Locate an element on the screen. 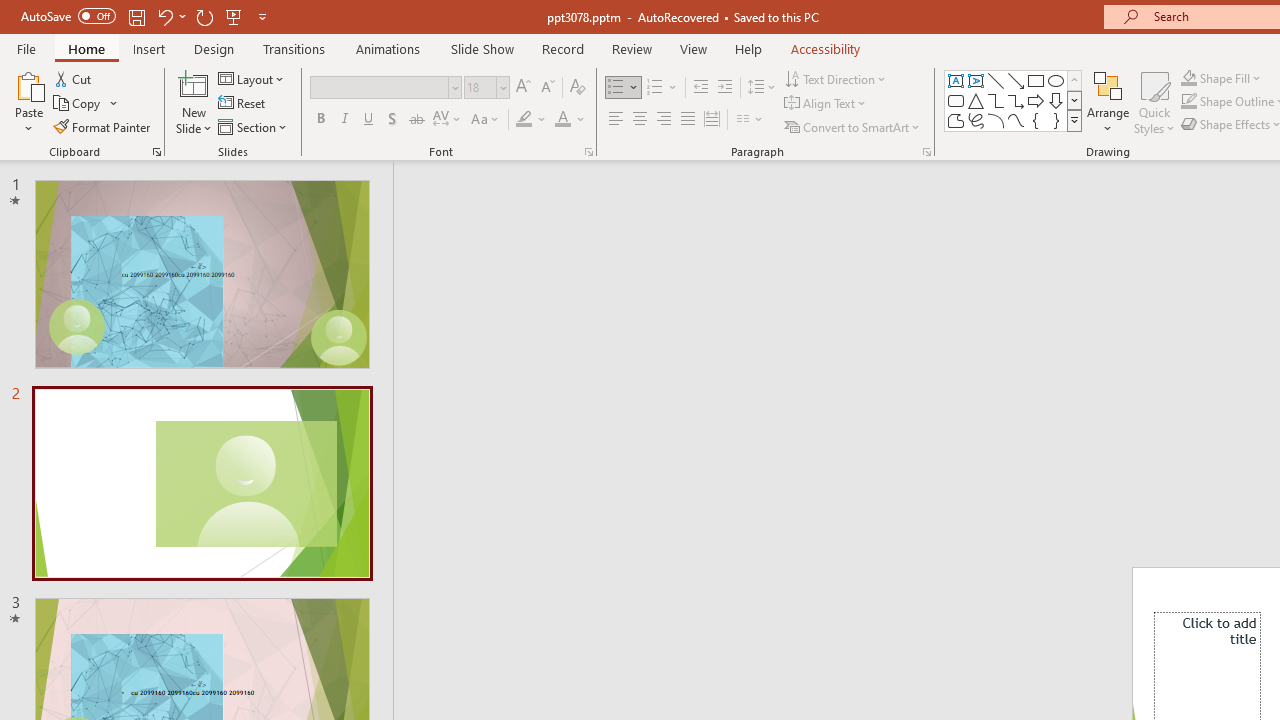 This screenshot has width=1280, height=720. 'Shape Fill' is located at coordinates (1220, 77).